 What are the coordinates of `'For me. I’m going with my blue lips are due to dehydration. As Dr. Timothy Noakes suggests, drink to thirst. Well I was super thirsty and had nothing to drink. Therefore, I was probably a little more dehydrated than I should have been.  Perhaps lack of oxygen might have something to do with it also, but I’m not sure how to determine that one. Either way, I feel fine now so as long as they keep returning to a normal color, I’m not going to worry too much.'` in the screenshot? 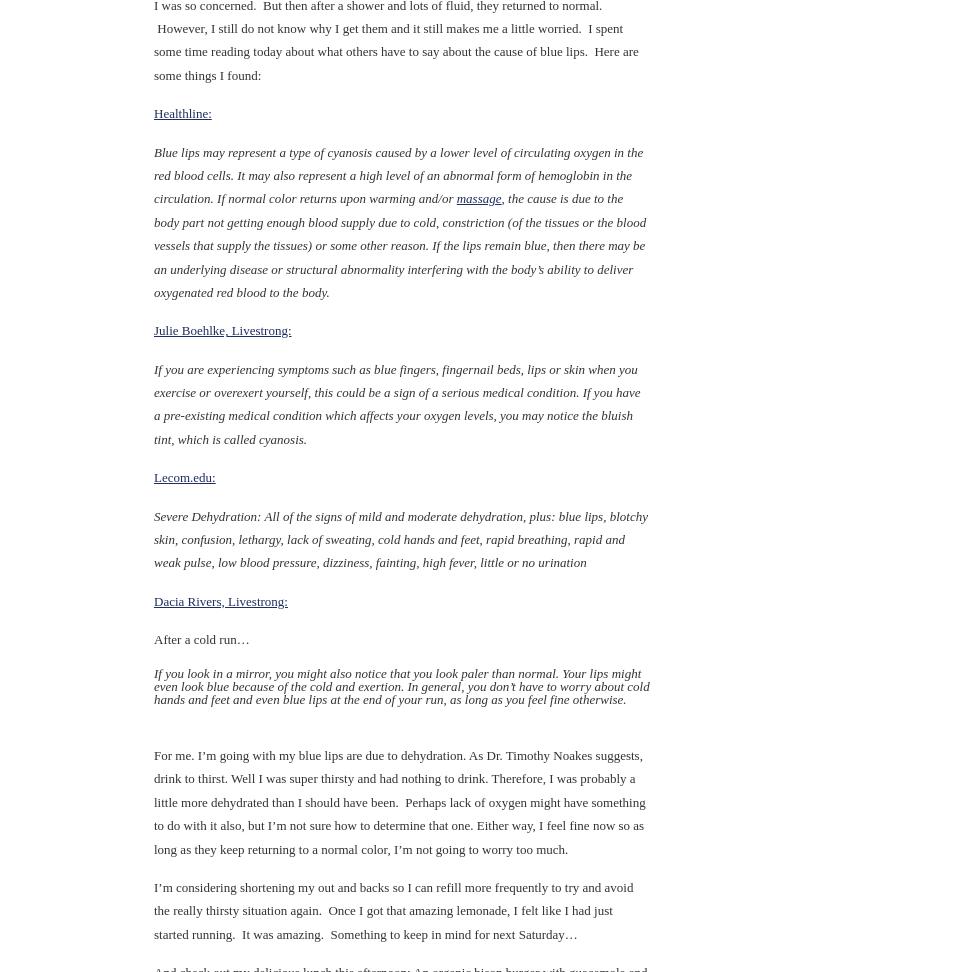 It's located at (398, 800).